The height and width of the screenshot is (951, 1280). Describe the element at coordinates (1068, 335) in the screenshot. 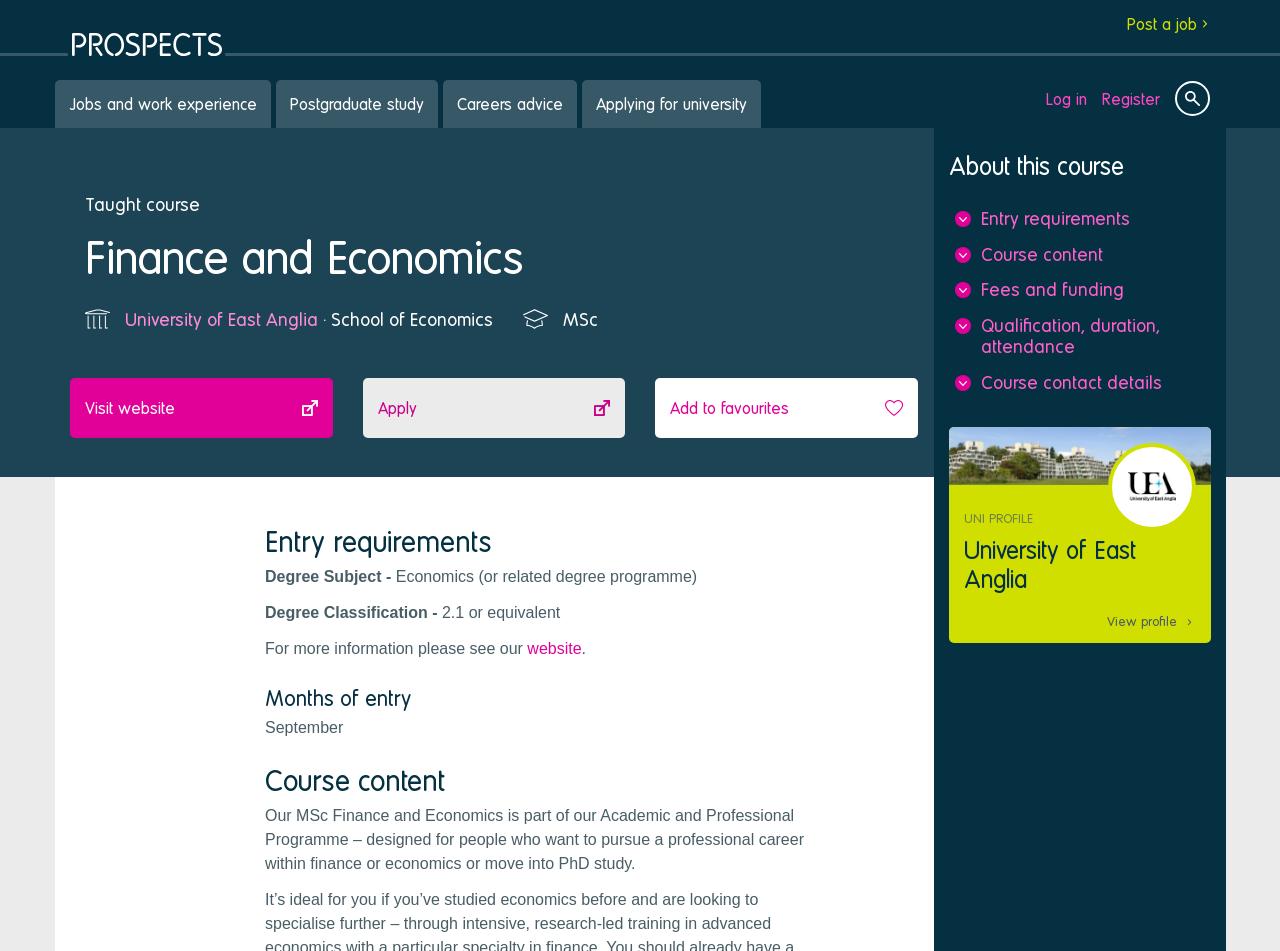

I see `'Qualification, duration, attendance'` at that location.